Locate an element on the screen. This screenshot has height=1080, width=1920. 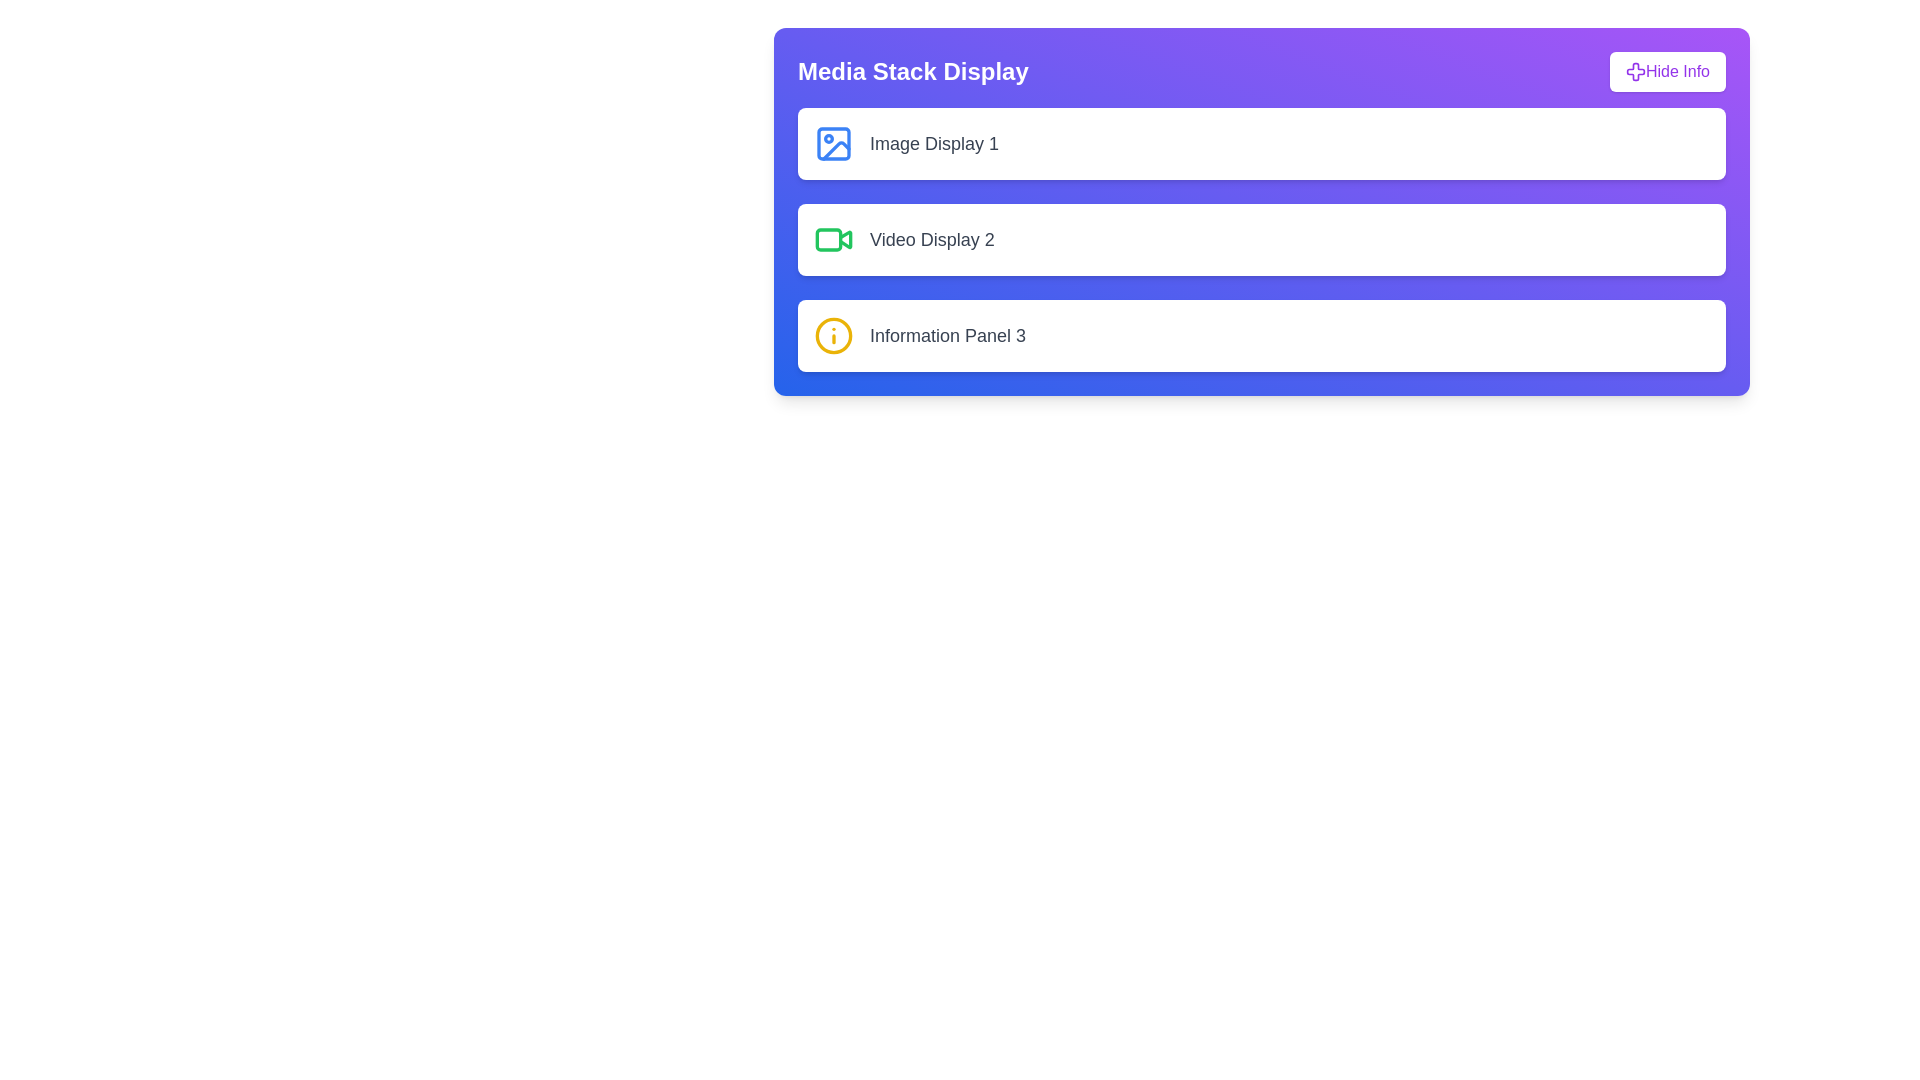
the decorative shape with rounded corners located inside the image frame icon in the 'Media Stack Display' section is located at coordinates (834, 142).